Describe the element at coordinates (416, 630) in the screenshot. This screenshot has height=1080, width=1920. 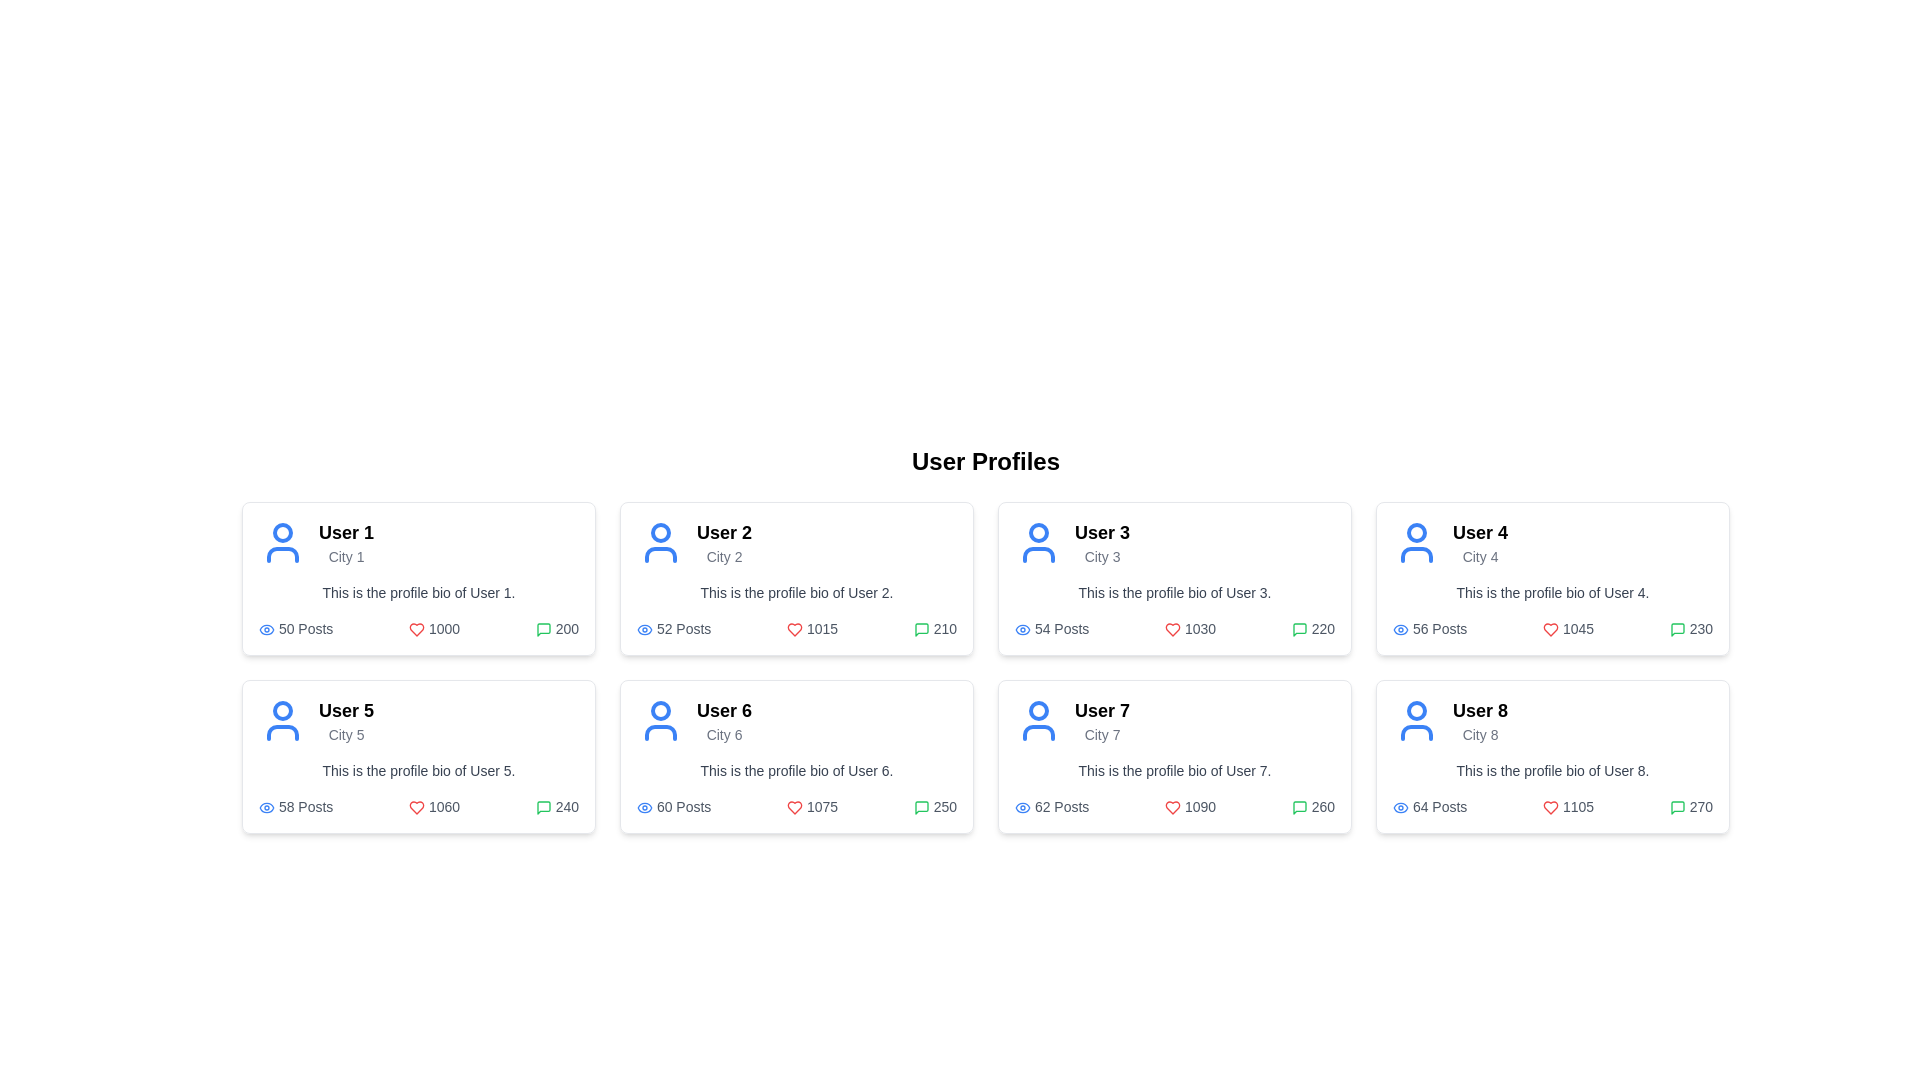
I see `the heart icon indicating likes for 'User 2'` at that location.